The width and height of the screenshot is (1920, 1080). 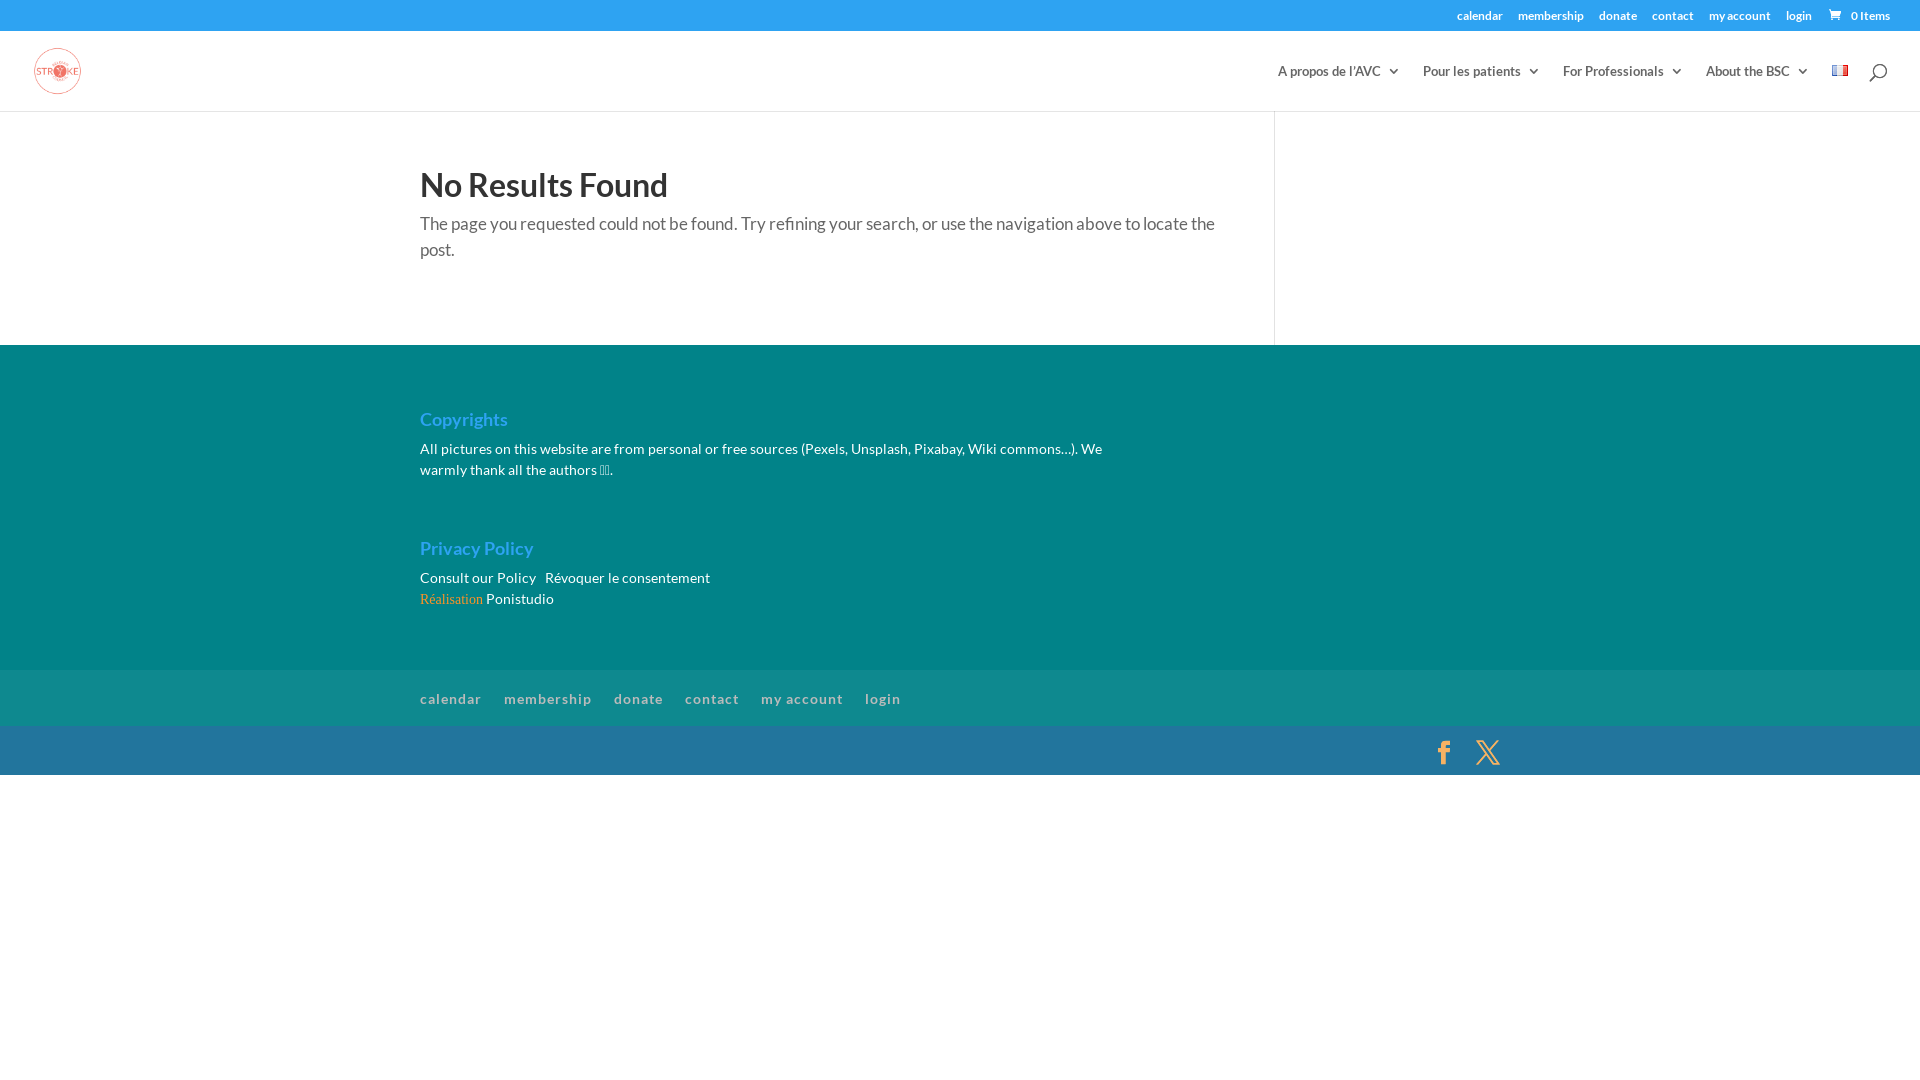 I want to click on 'login', so click(x=1799, y=20).